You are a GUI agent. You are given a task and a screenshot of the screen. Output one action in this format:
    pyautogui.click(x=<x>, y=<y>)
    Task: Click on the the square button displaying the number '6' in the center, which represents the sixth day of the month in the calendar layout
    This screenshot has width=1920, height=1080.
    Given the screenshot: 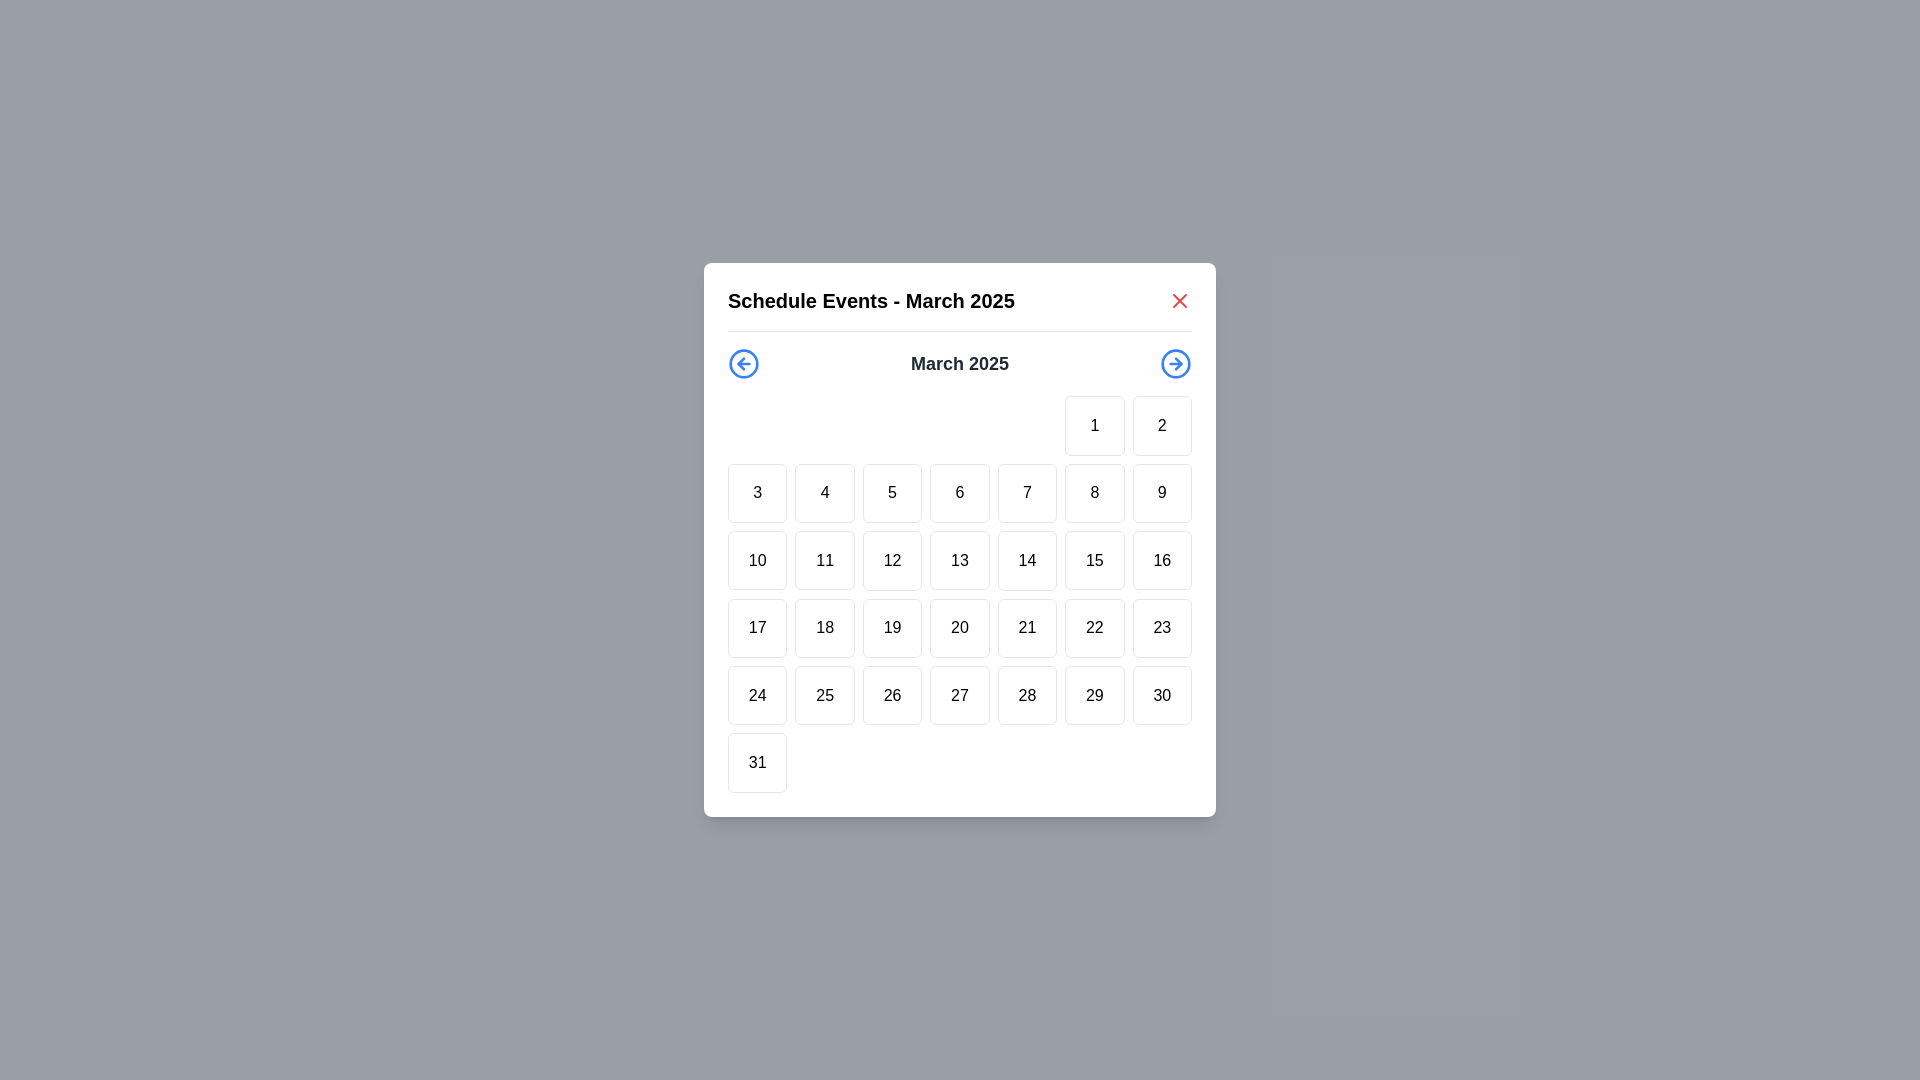 What is the action you would take?
    pyautogui.click(x=960, y=493)
    